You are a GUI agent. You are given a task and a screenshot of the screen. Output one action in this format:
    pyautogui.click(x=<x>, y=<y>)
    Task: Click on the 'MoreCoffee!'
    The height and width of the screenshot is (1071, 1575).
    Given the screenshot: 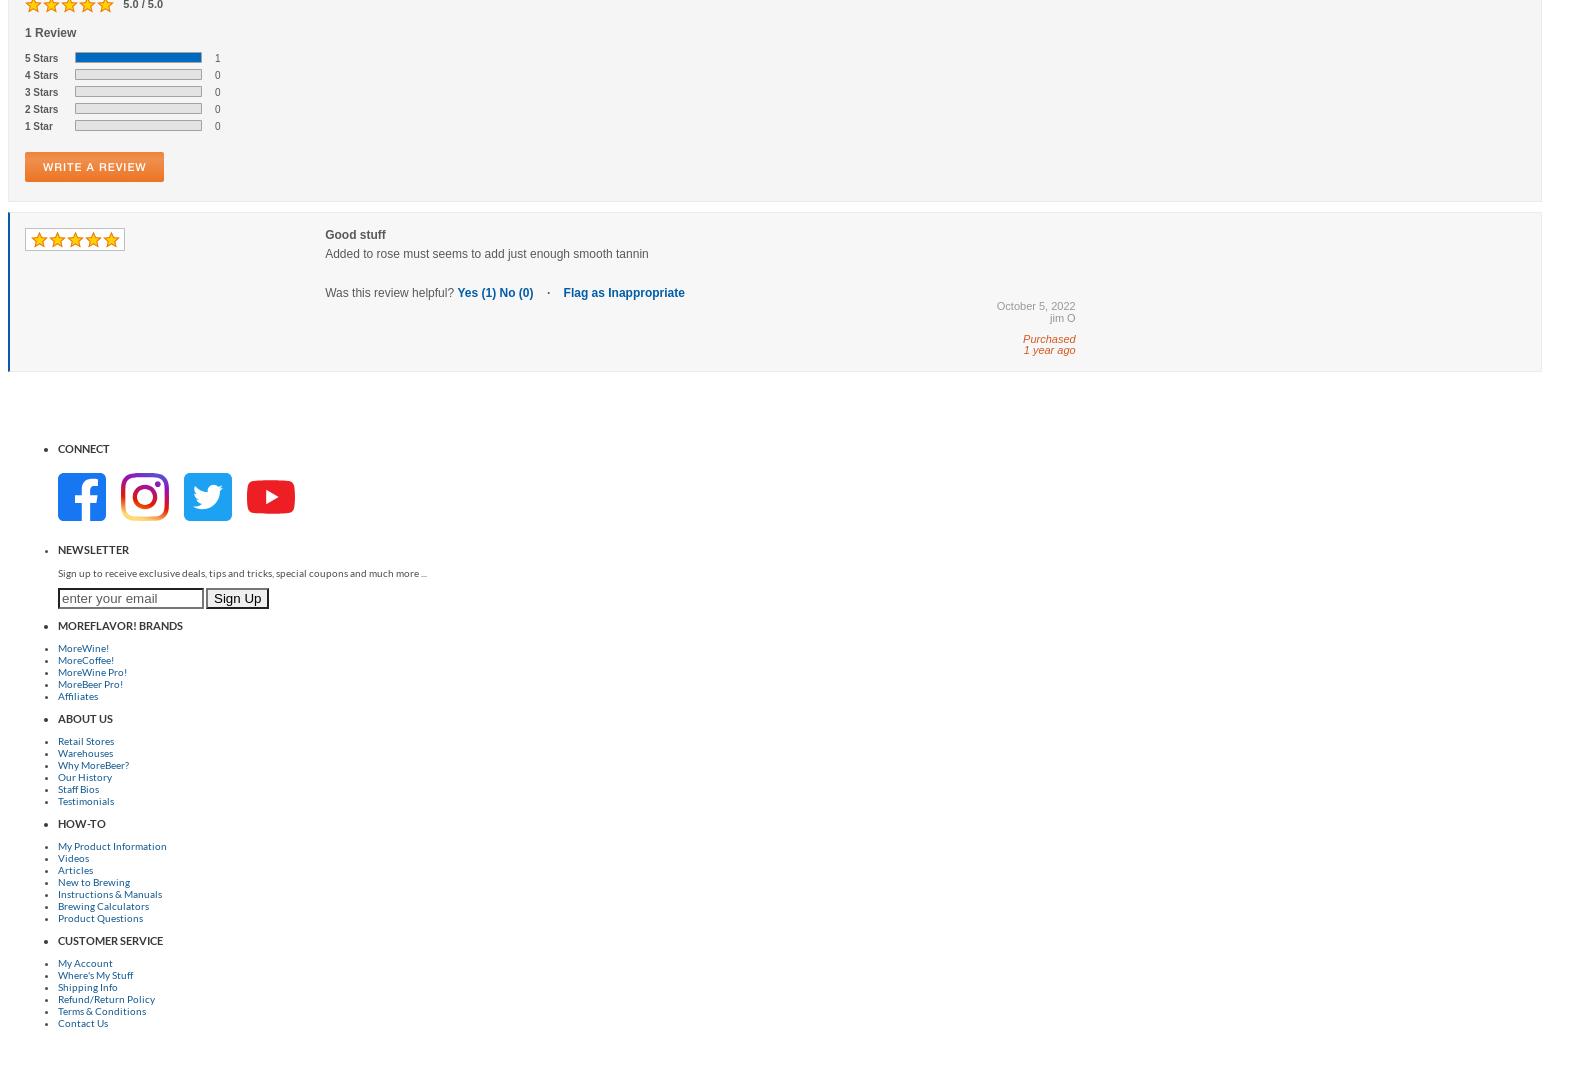 What is the action you would take?
    pyautogui.click(x=84, y=657)
    